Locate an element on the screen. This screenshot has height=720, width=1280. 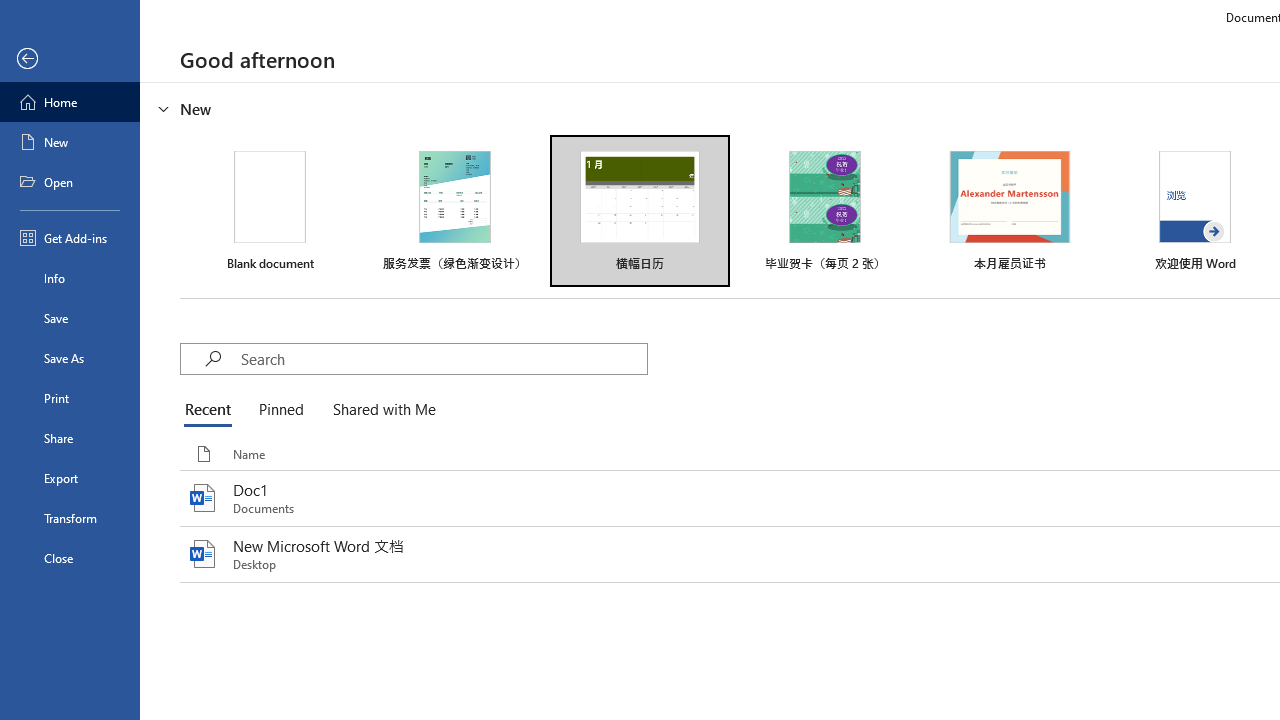
'Close' is located at coordinates (69, 558).